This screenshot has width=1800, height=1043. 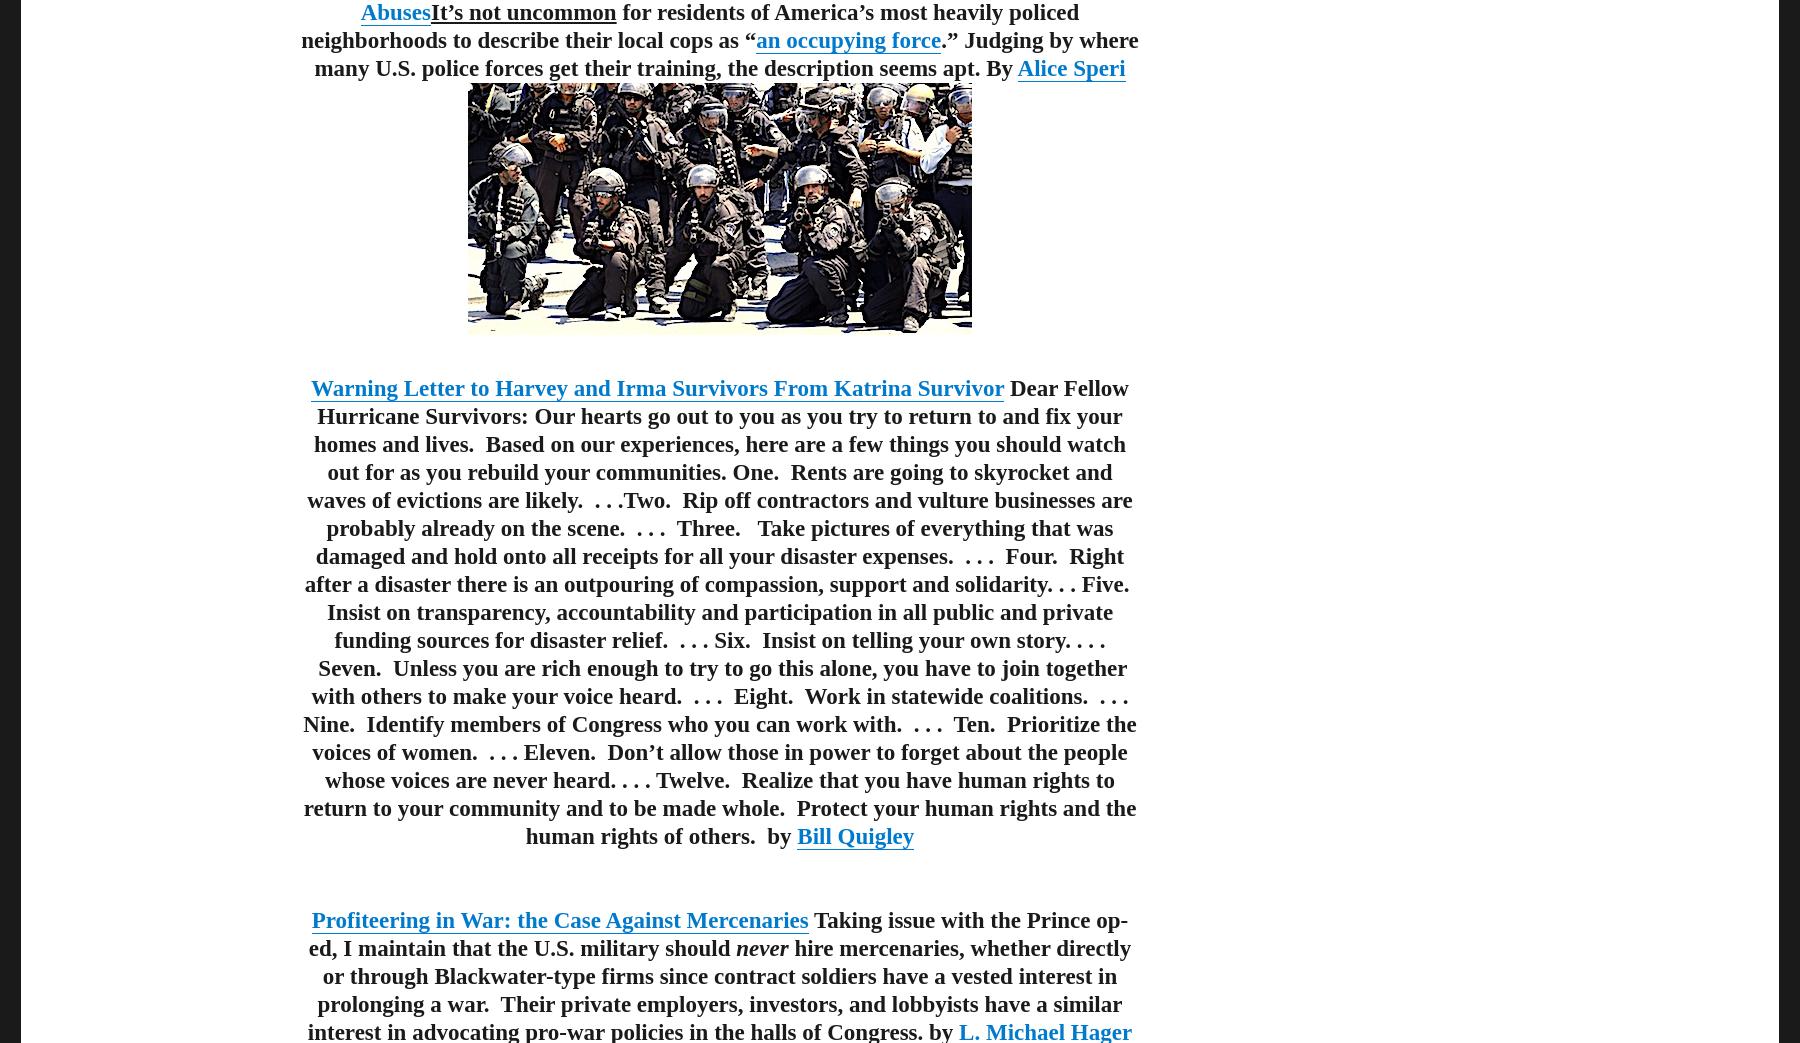 What do you see at coordinates (1071, 67) in the screenshot?
I see `'Alice Speri'` at bounding box center [1071, 67].